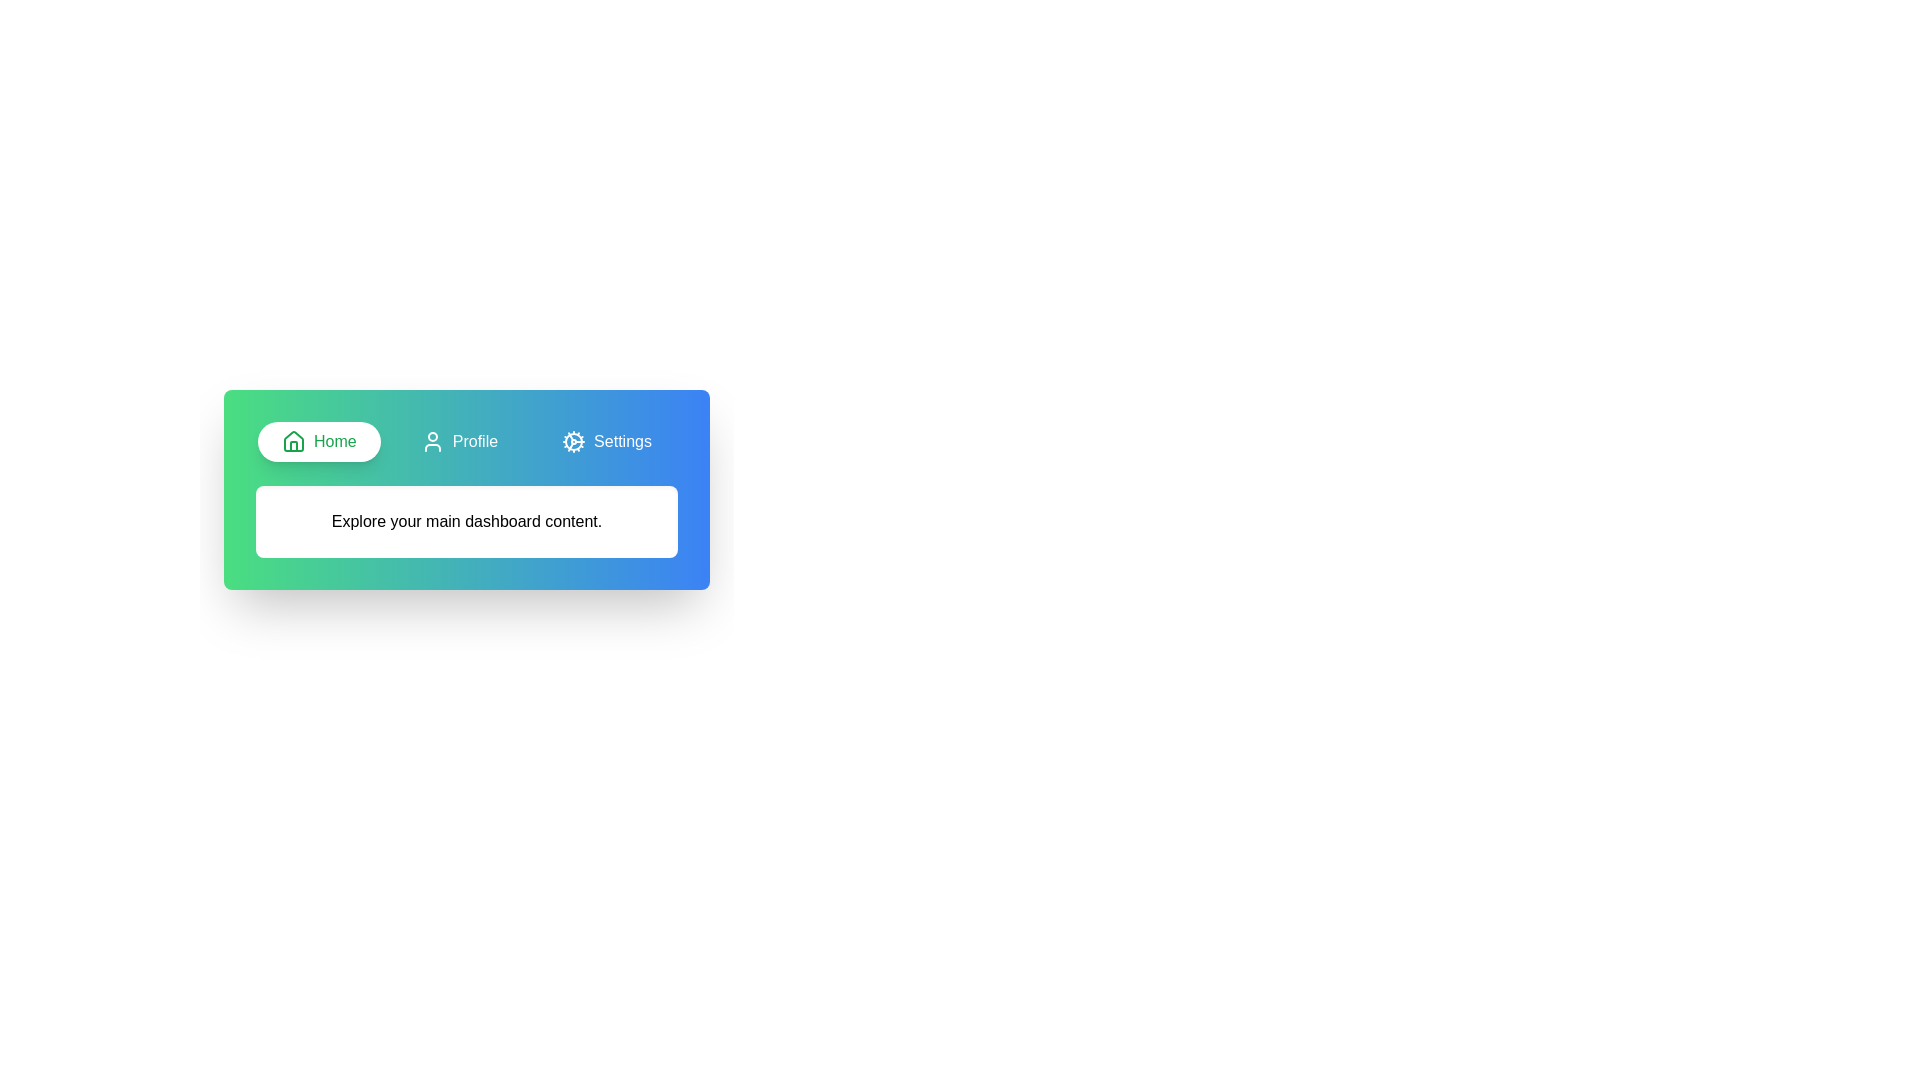 This screenshot has width=1920, height=1080. What do you see at coordinates (318, 441) in the screenshot?
I see `the tab labeled Home` at bounding box center [318, 441].